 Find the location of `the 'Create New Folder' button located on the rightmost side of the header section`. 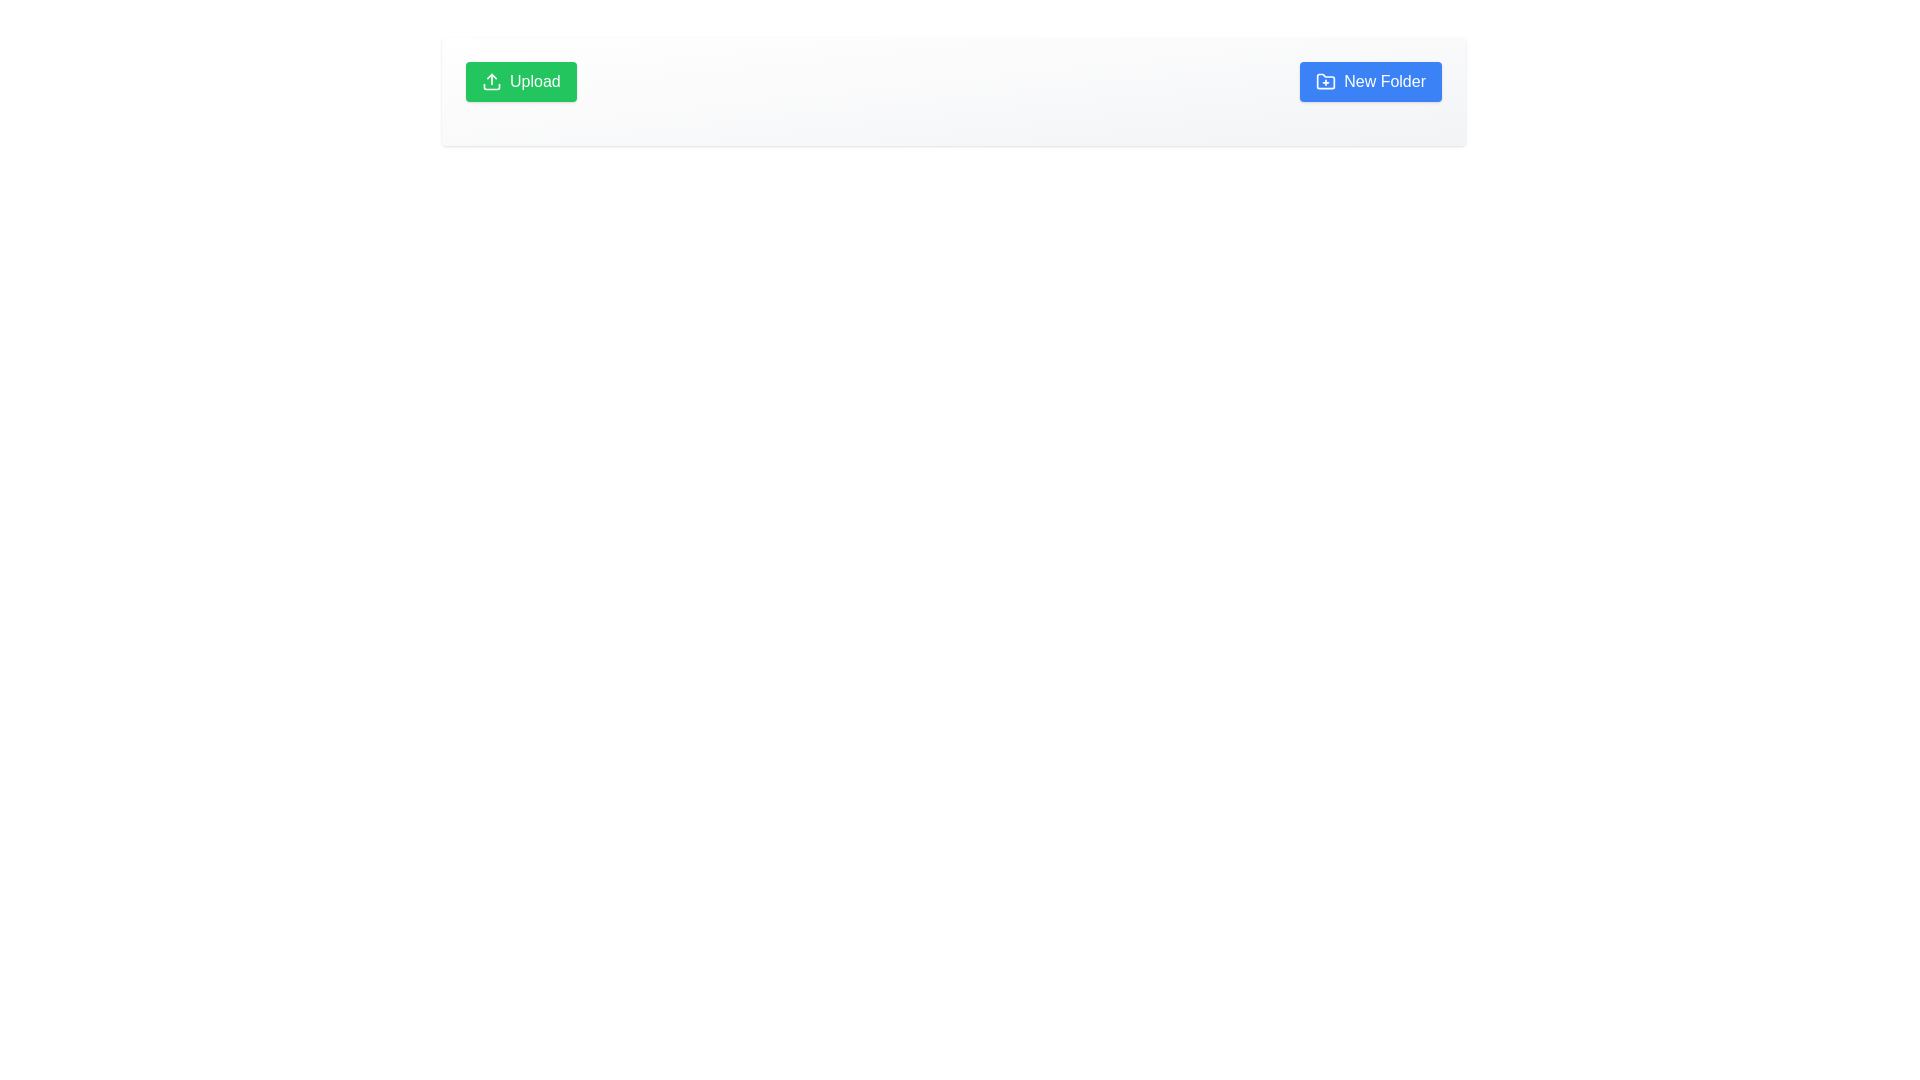

the 'Create New Folder' button located on the rightmost side of the header section is located at coordinates (1370, 80).